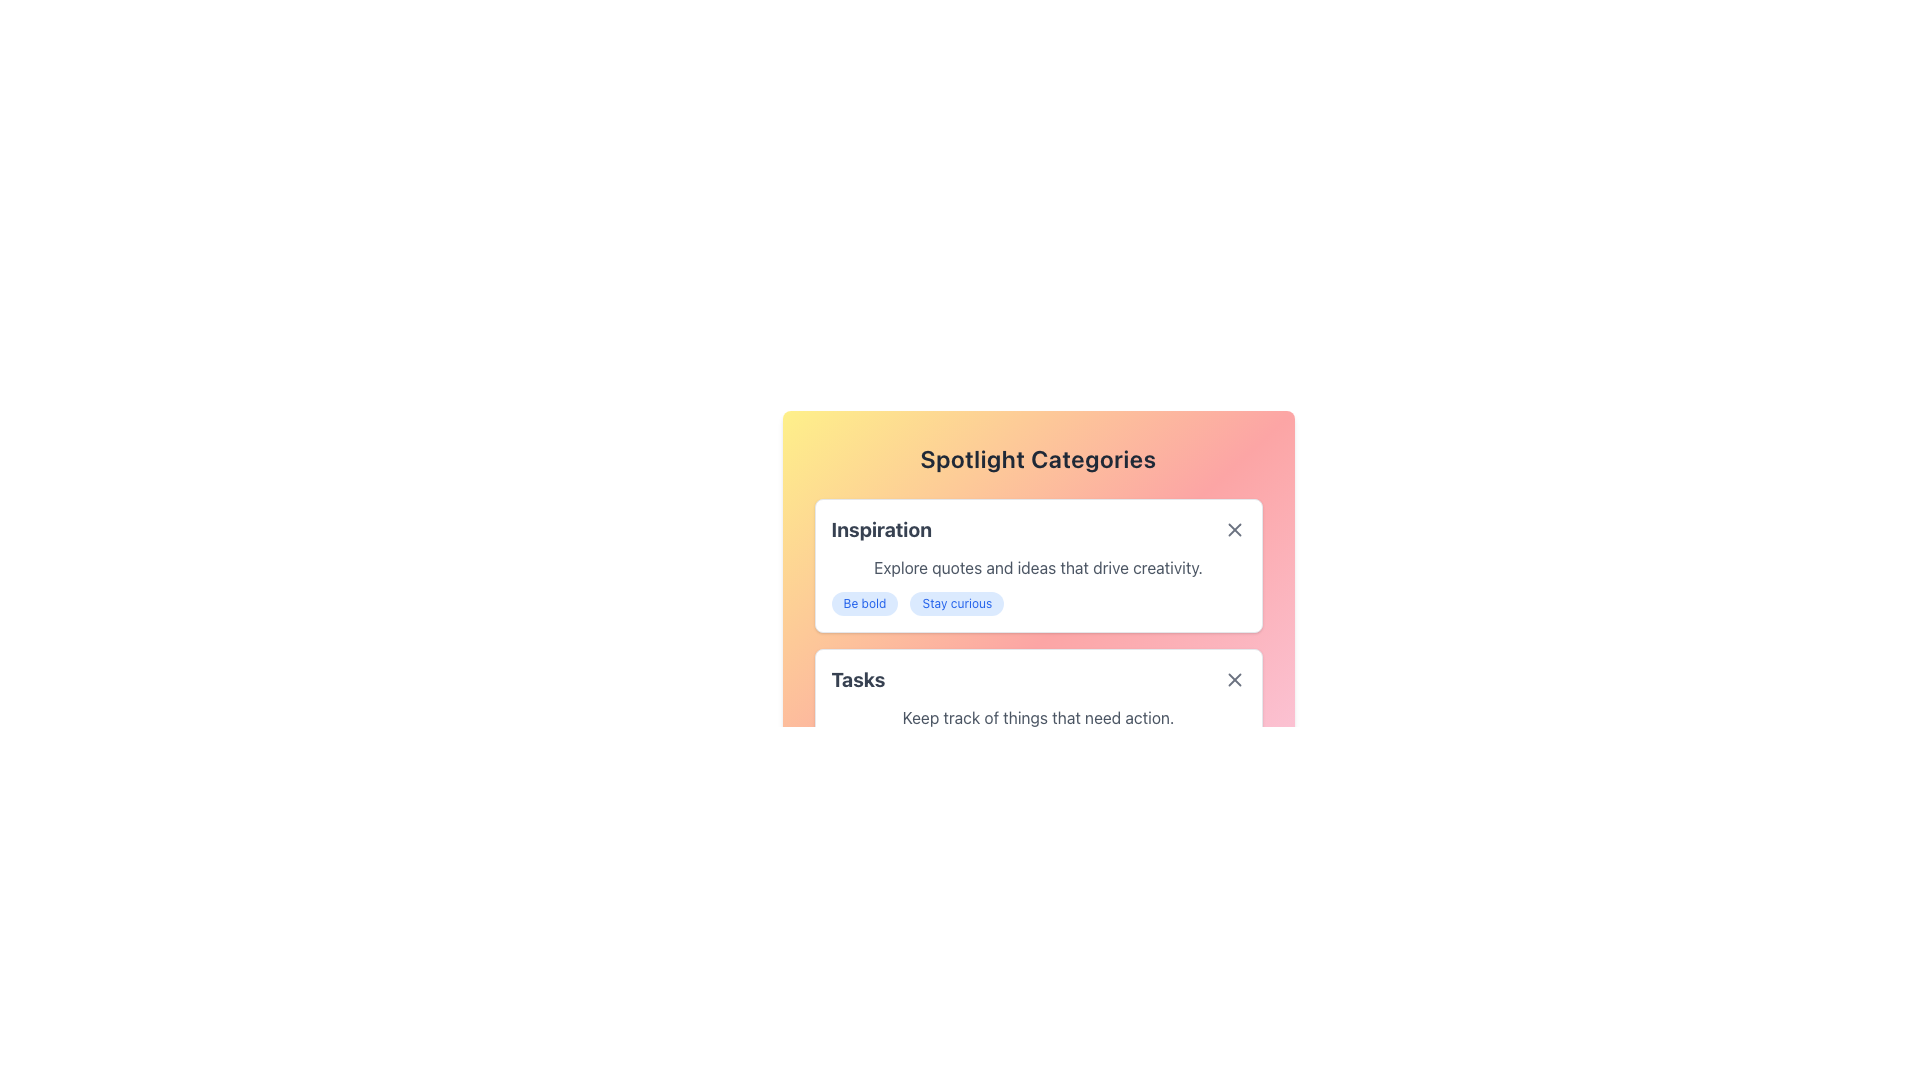 The height and width of the screenshot is (1080, 1920). Describe the element at coordinates (1038, 556) in the screenshot. I see `the 'Inspiration' informational card located at the top-center of the card stack under the heading 'Spotlight Categories.'` at that location.